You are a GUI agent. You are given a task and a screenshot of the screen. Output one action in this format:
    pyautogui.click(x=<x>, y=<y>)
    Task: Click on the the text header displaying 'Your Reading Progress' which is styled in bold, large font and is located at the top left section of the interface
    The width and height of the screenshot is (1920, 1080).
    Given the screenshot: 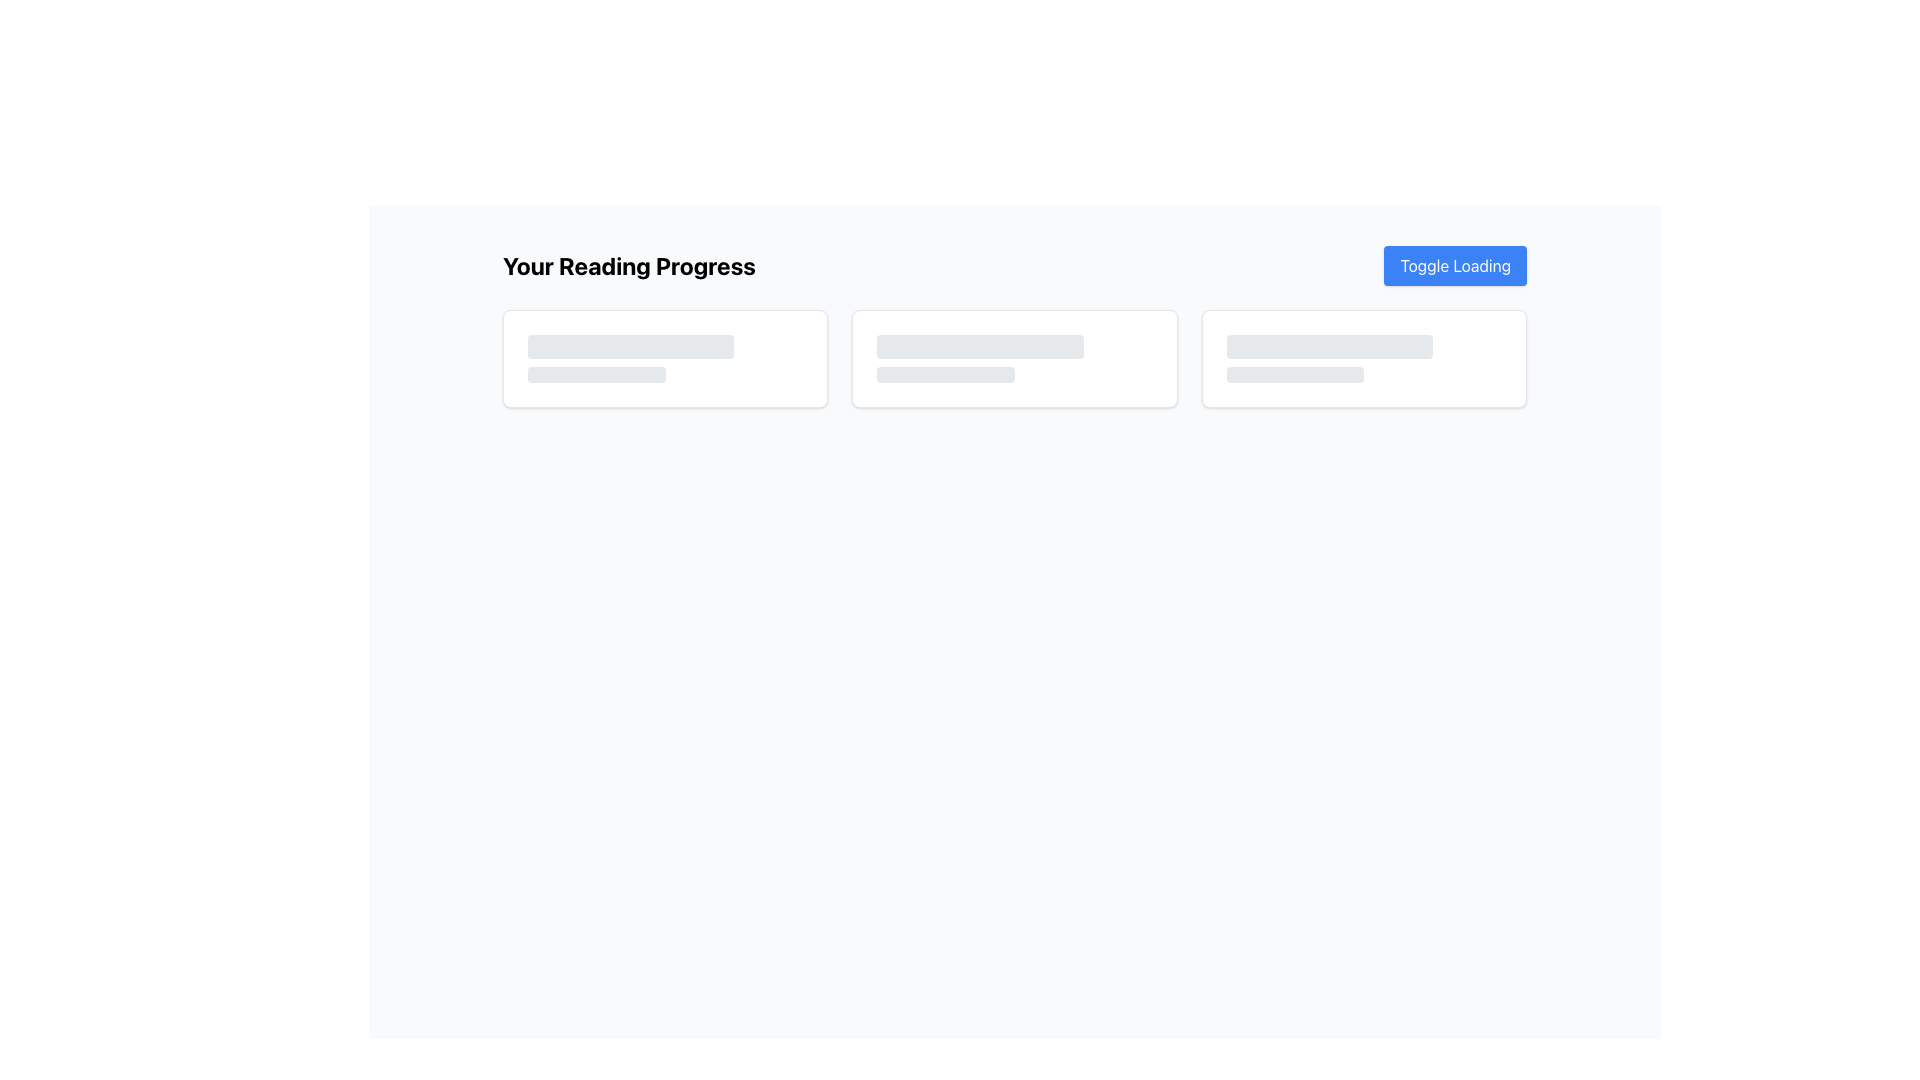 What is the action you would take?
    pyautogui.click(x=628, y=265)
    